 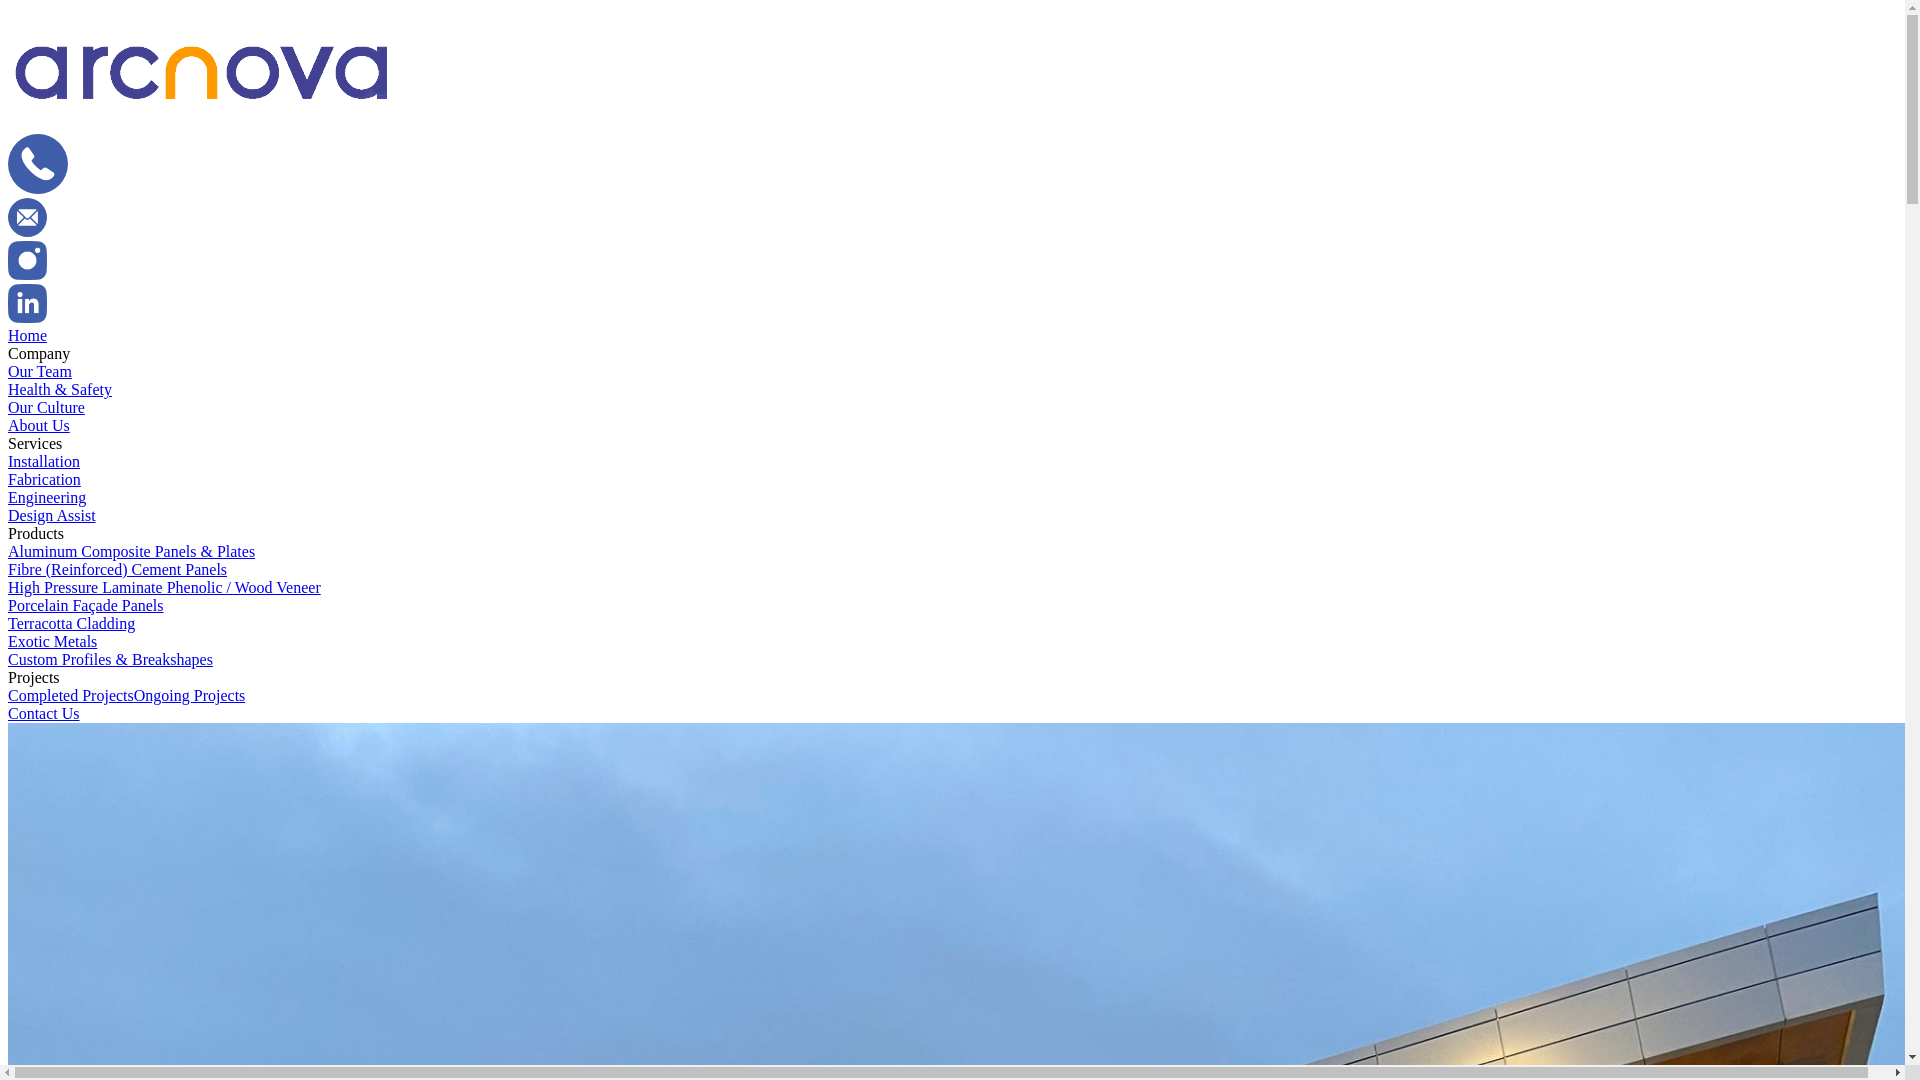 What do you see at coordinates (47, 496) in the screenshot?
I see `'Engineering'` at bounding box center [47, 496].